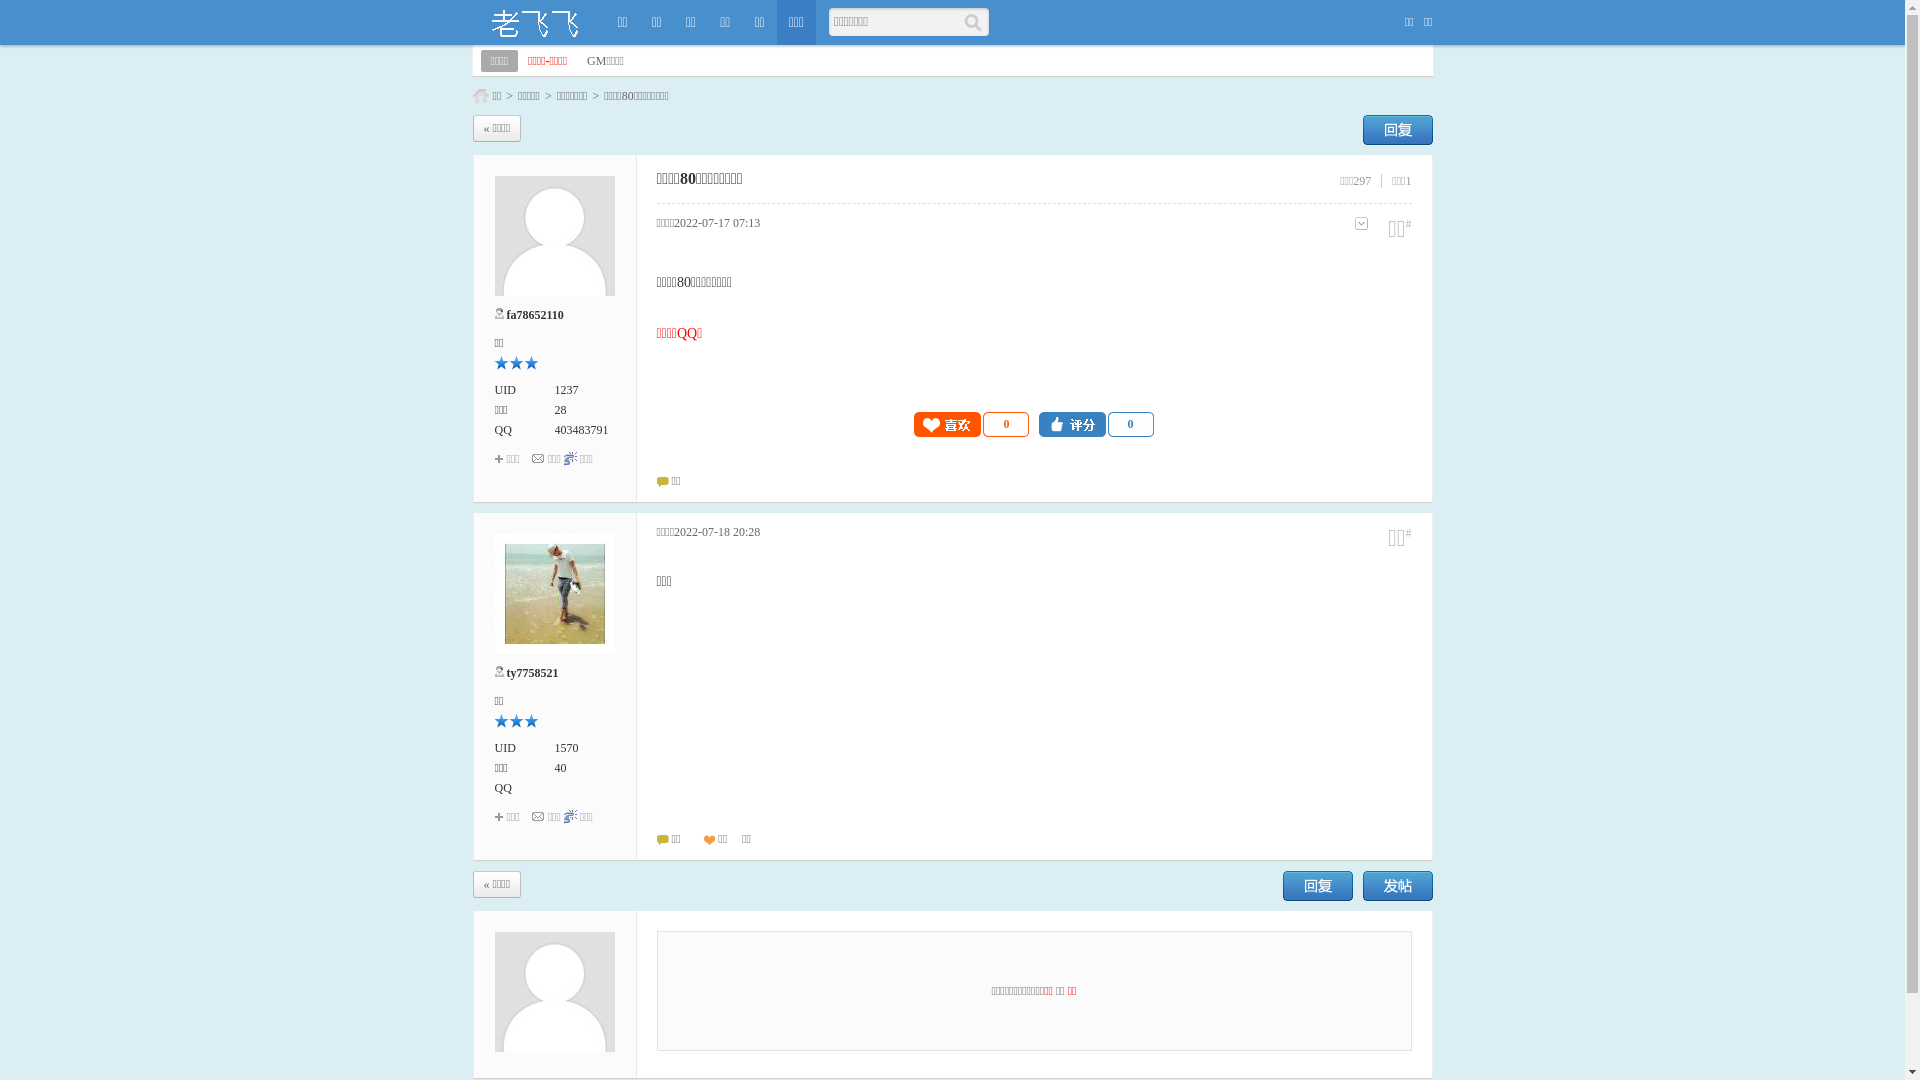  What do you see at coordinates (560, 766) in the screenshot?
I see `'40'` at bounding box center [560, 766].